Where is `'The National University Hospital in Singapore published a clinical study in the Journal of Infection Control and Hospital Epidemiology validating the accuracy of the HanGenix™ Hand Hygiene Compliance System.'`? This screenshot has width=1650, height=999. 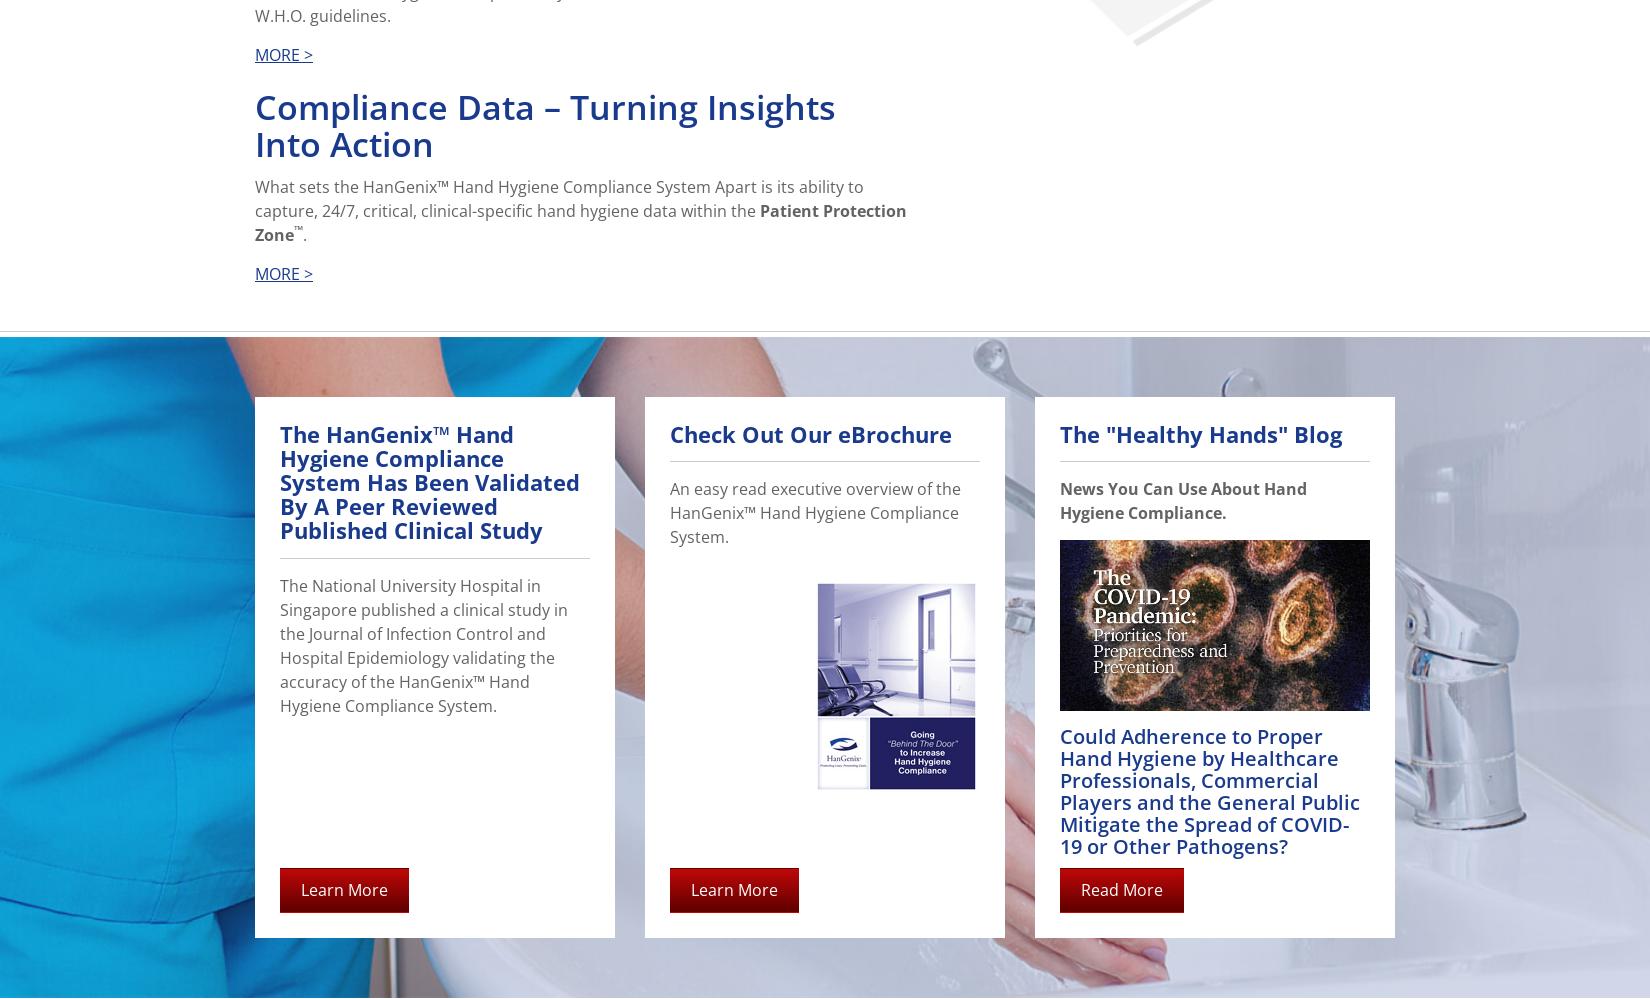 'The National University Hospital in Singapore published a clinical study in the Journal of Infection Control and Hospital Epidemiology validating the accuracy of the HanGenix™ Hand Hygiene Compliance System.' is located at coordinates (423, 643).